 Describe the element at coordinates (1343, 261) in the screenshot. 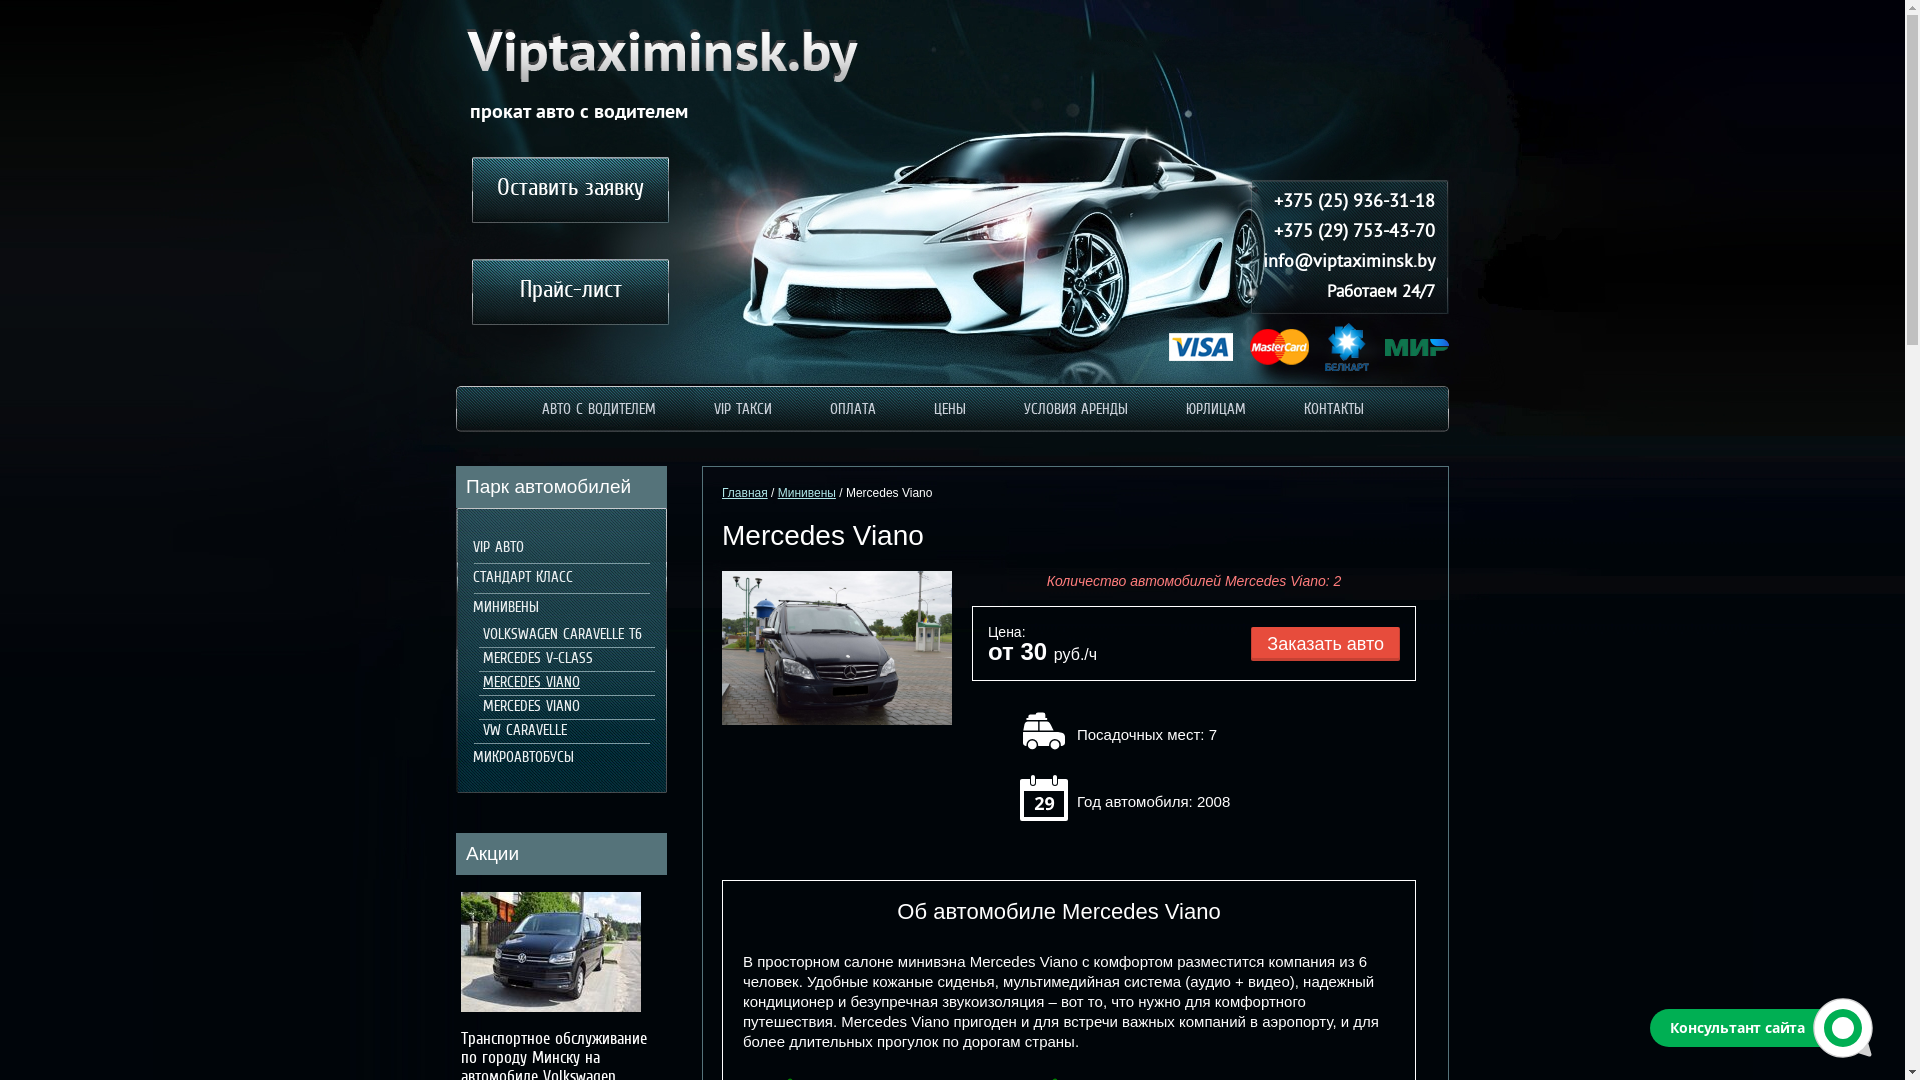

I see `'info@viptaximinsk.by'` at that location.